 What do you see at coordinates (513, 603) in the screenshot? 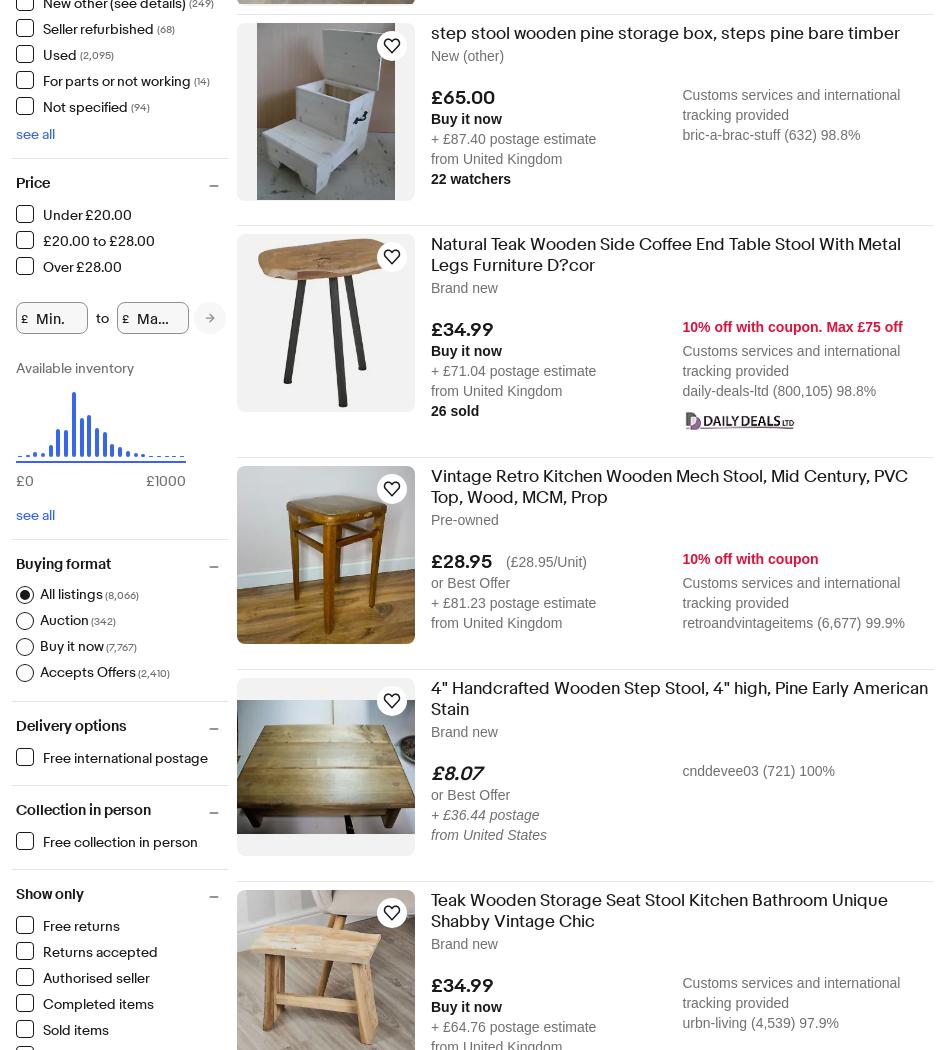
I see `'+ £81.23 postage estimate'` at bounding box center [513, 603].